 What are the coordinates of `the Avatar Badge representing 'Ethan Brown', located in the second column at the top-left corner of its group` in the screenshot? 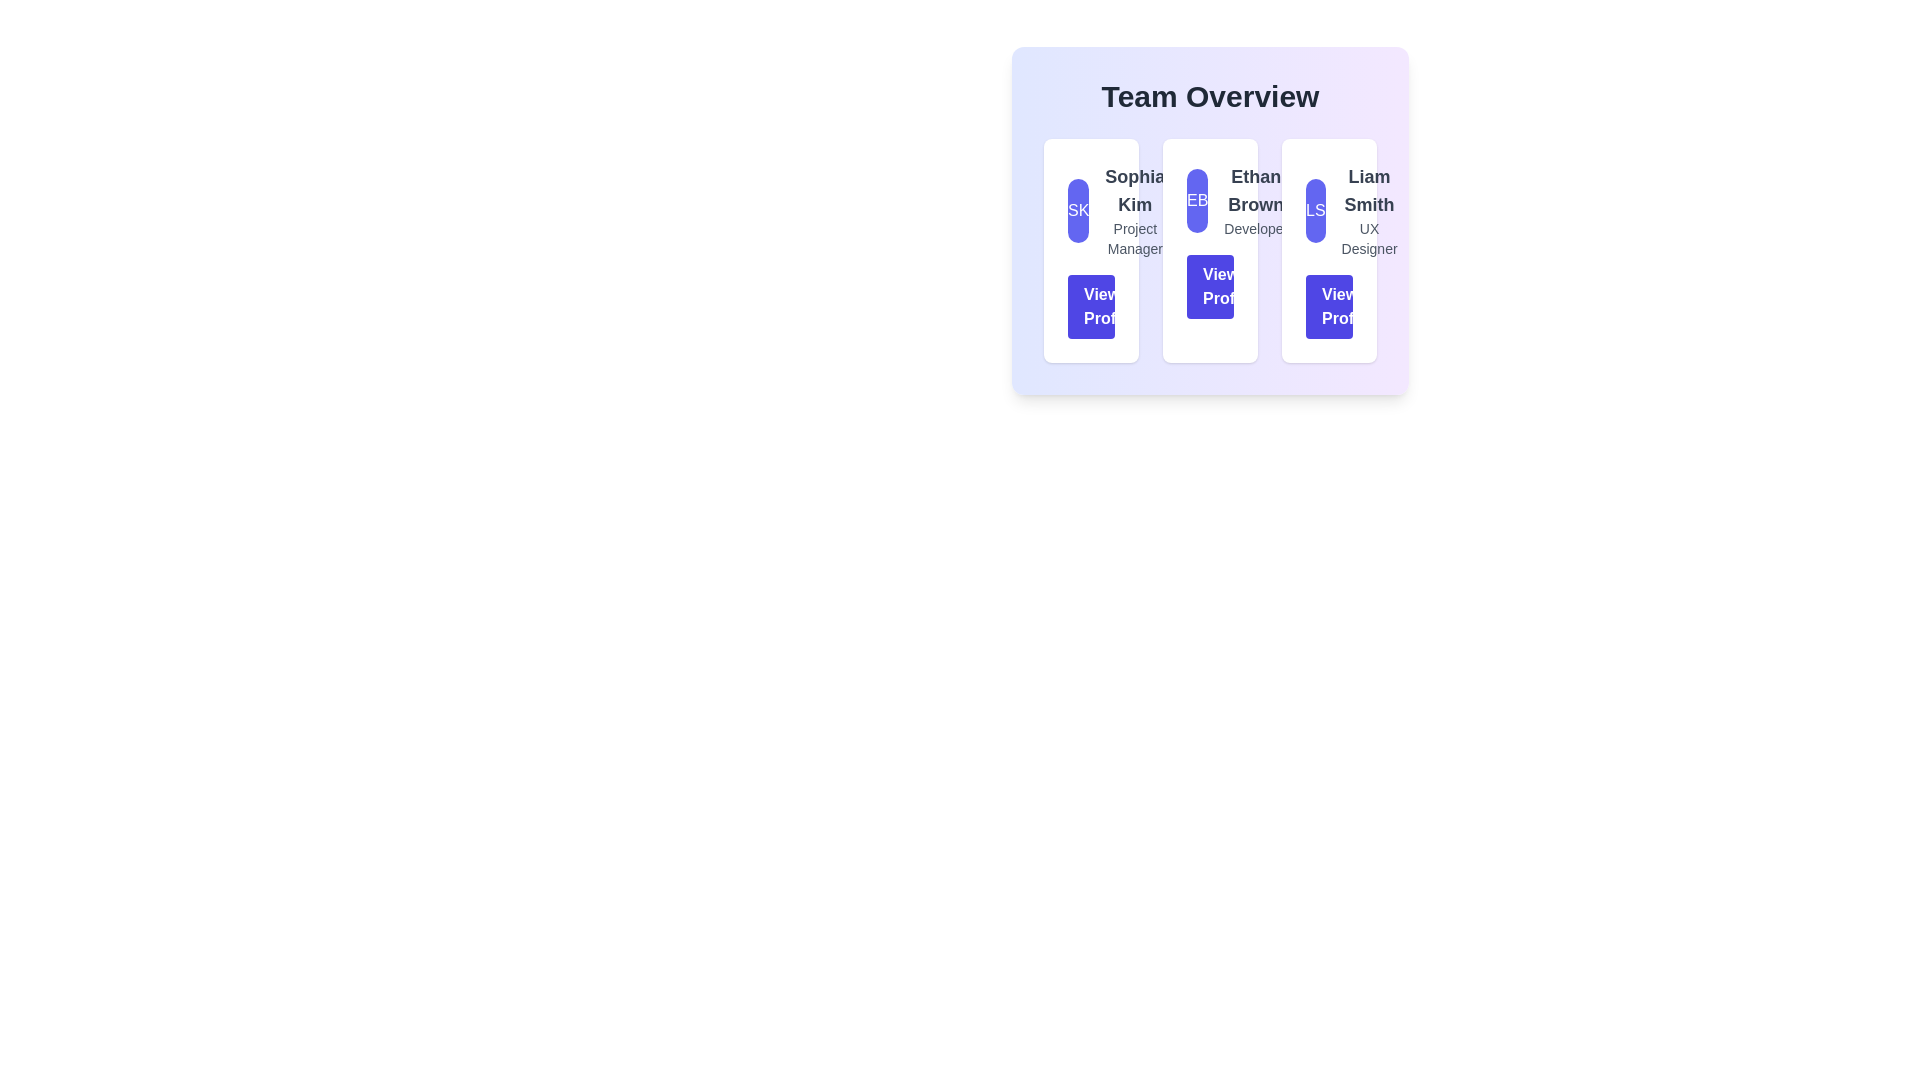 It's located at (1209, 200).